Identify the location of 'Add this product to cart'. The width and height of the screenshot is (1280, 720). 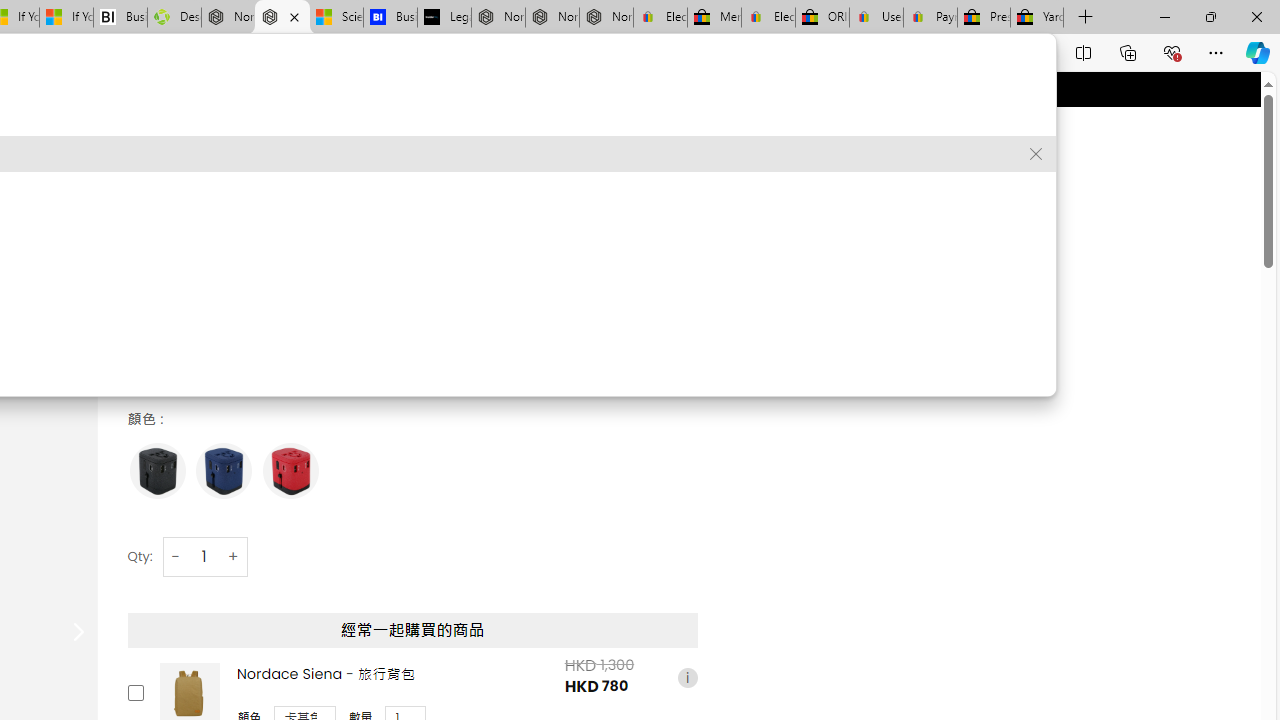
(134, 691).